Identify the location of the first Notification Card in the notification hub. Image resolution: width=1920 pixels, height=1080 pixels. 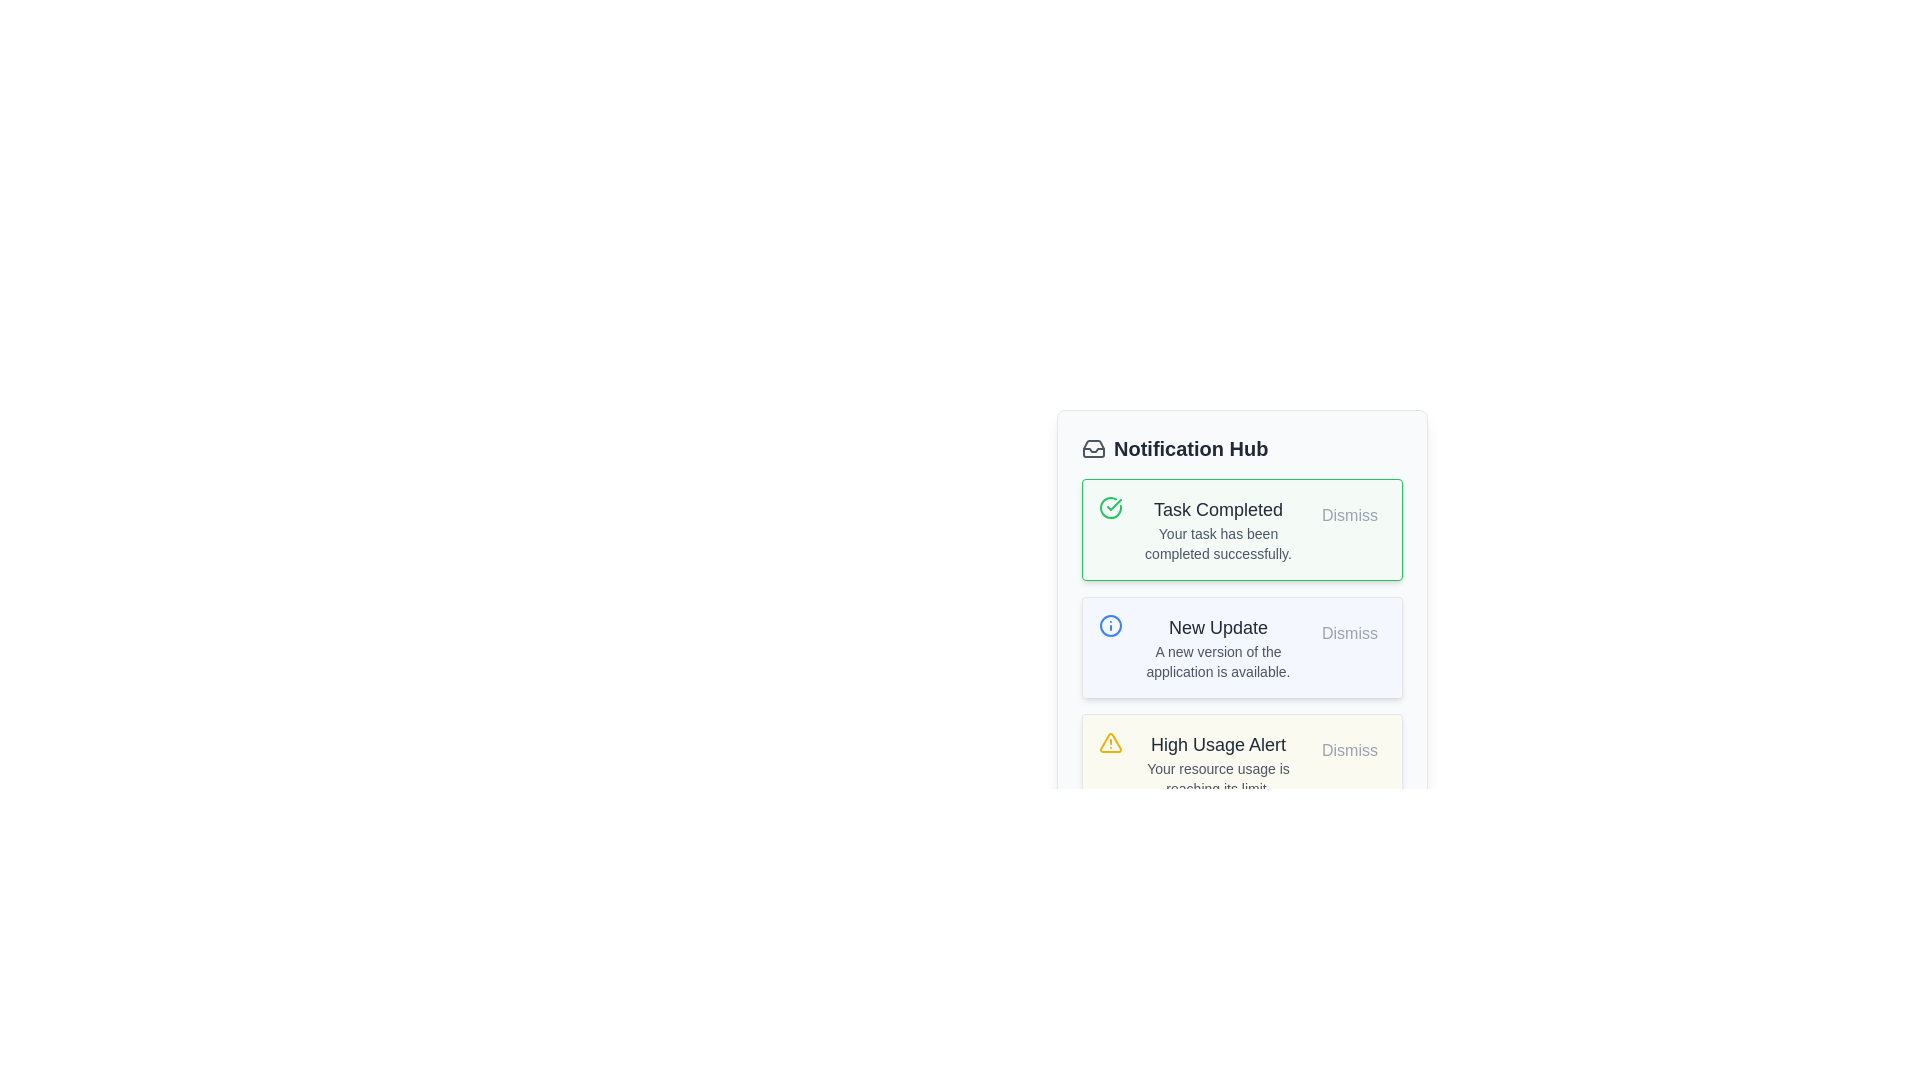
(1241, 586).